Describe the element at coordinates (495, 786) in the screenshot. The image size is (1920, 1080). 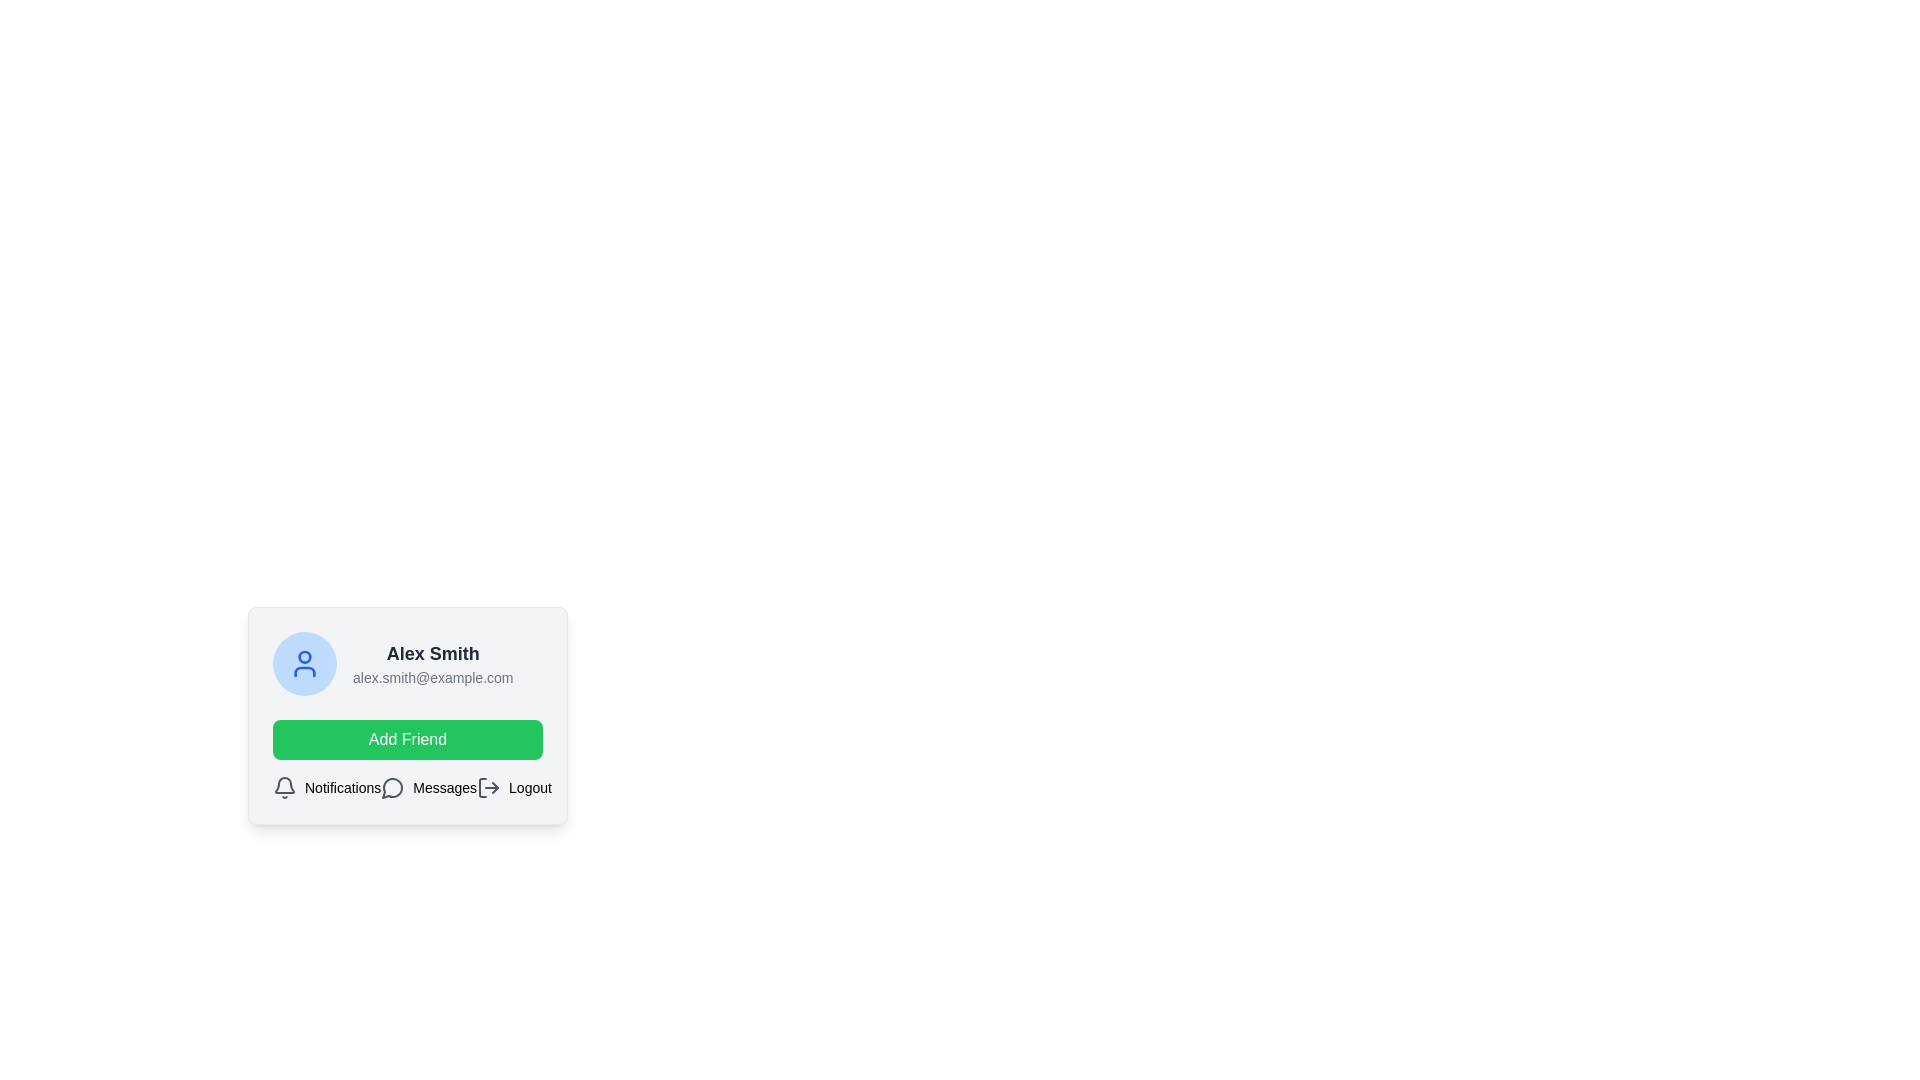
I see `the directional arrow element that is part of the logout button located at the bottom-right corner of the user card interface` at that location.